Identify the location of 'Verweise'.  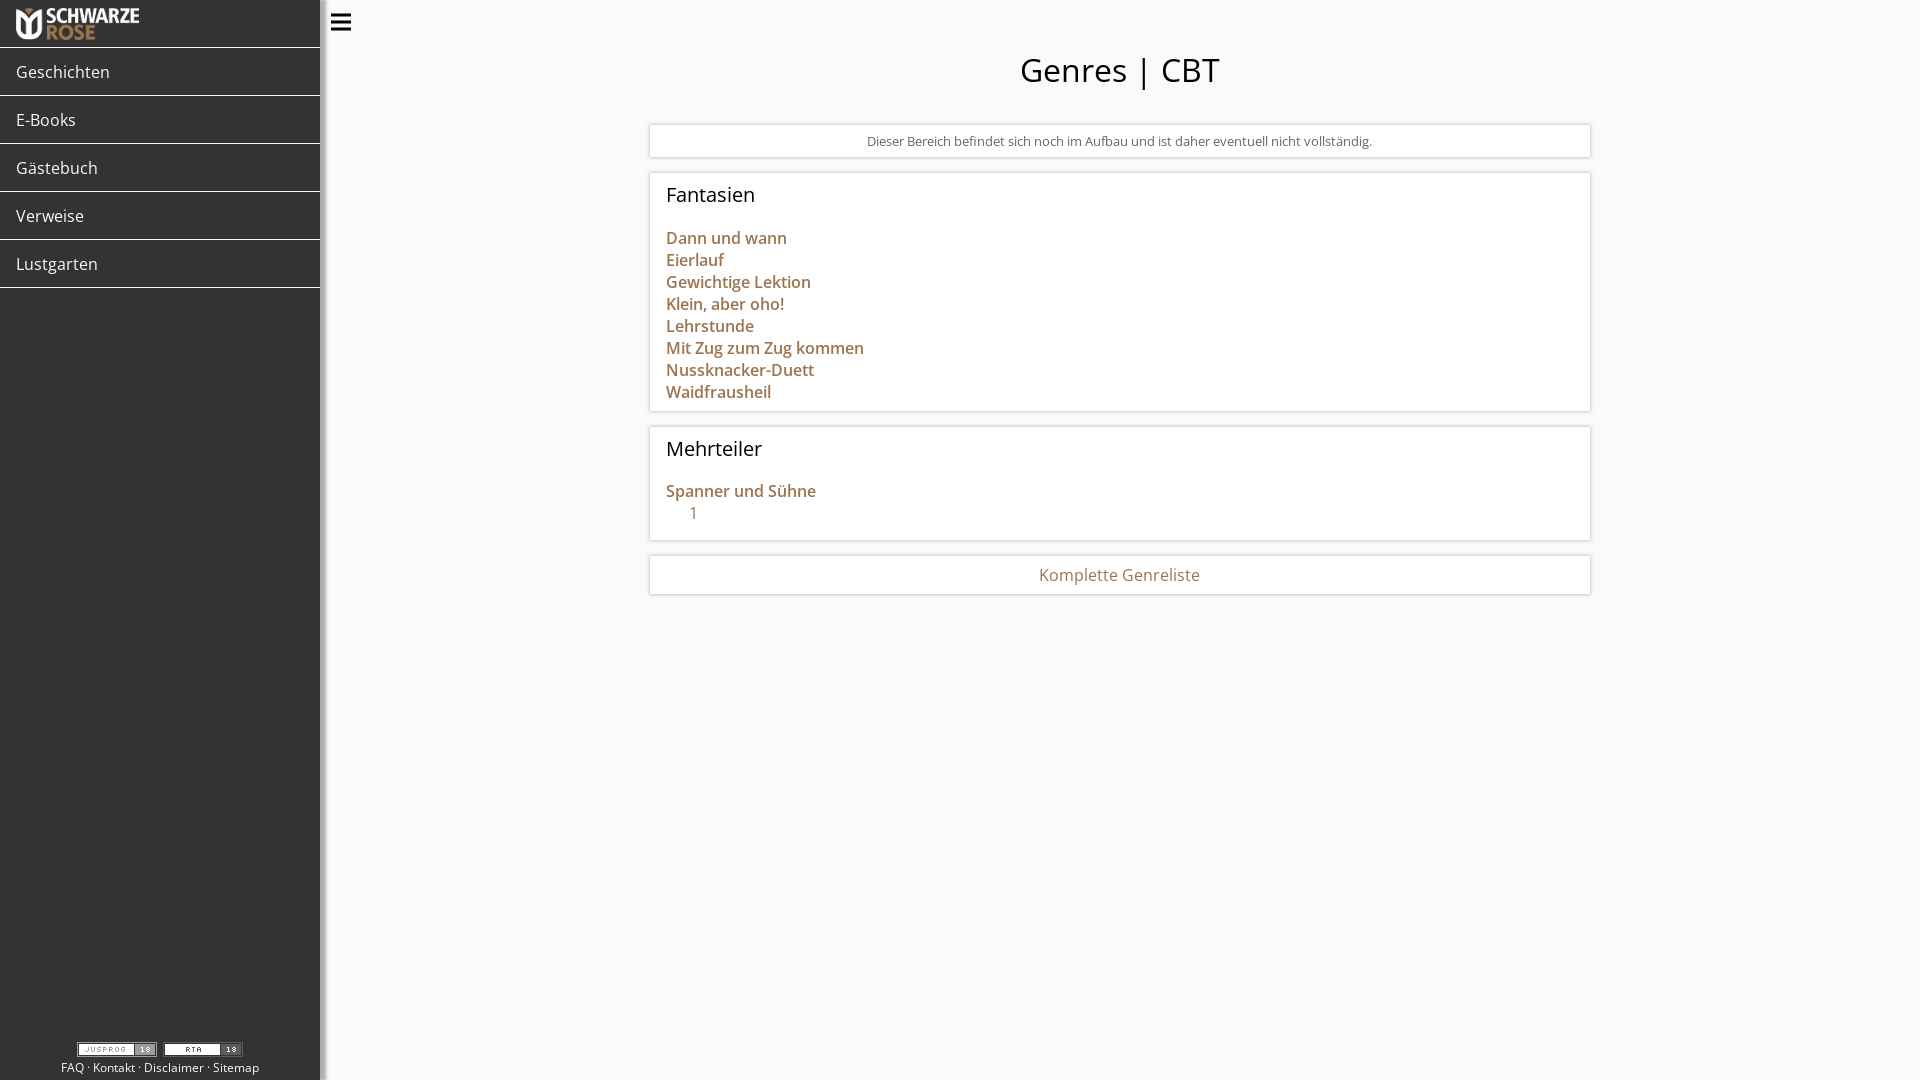
(158, 216).